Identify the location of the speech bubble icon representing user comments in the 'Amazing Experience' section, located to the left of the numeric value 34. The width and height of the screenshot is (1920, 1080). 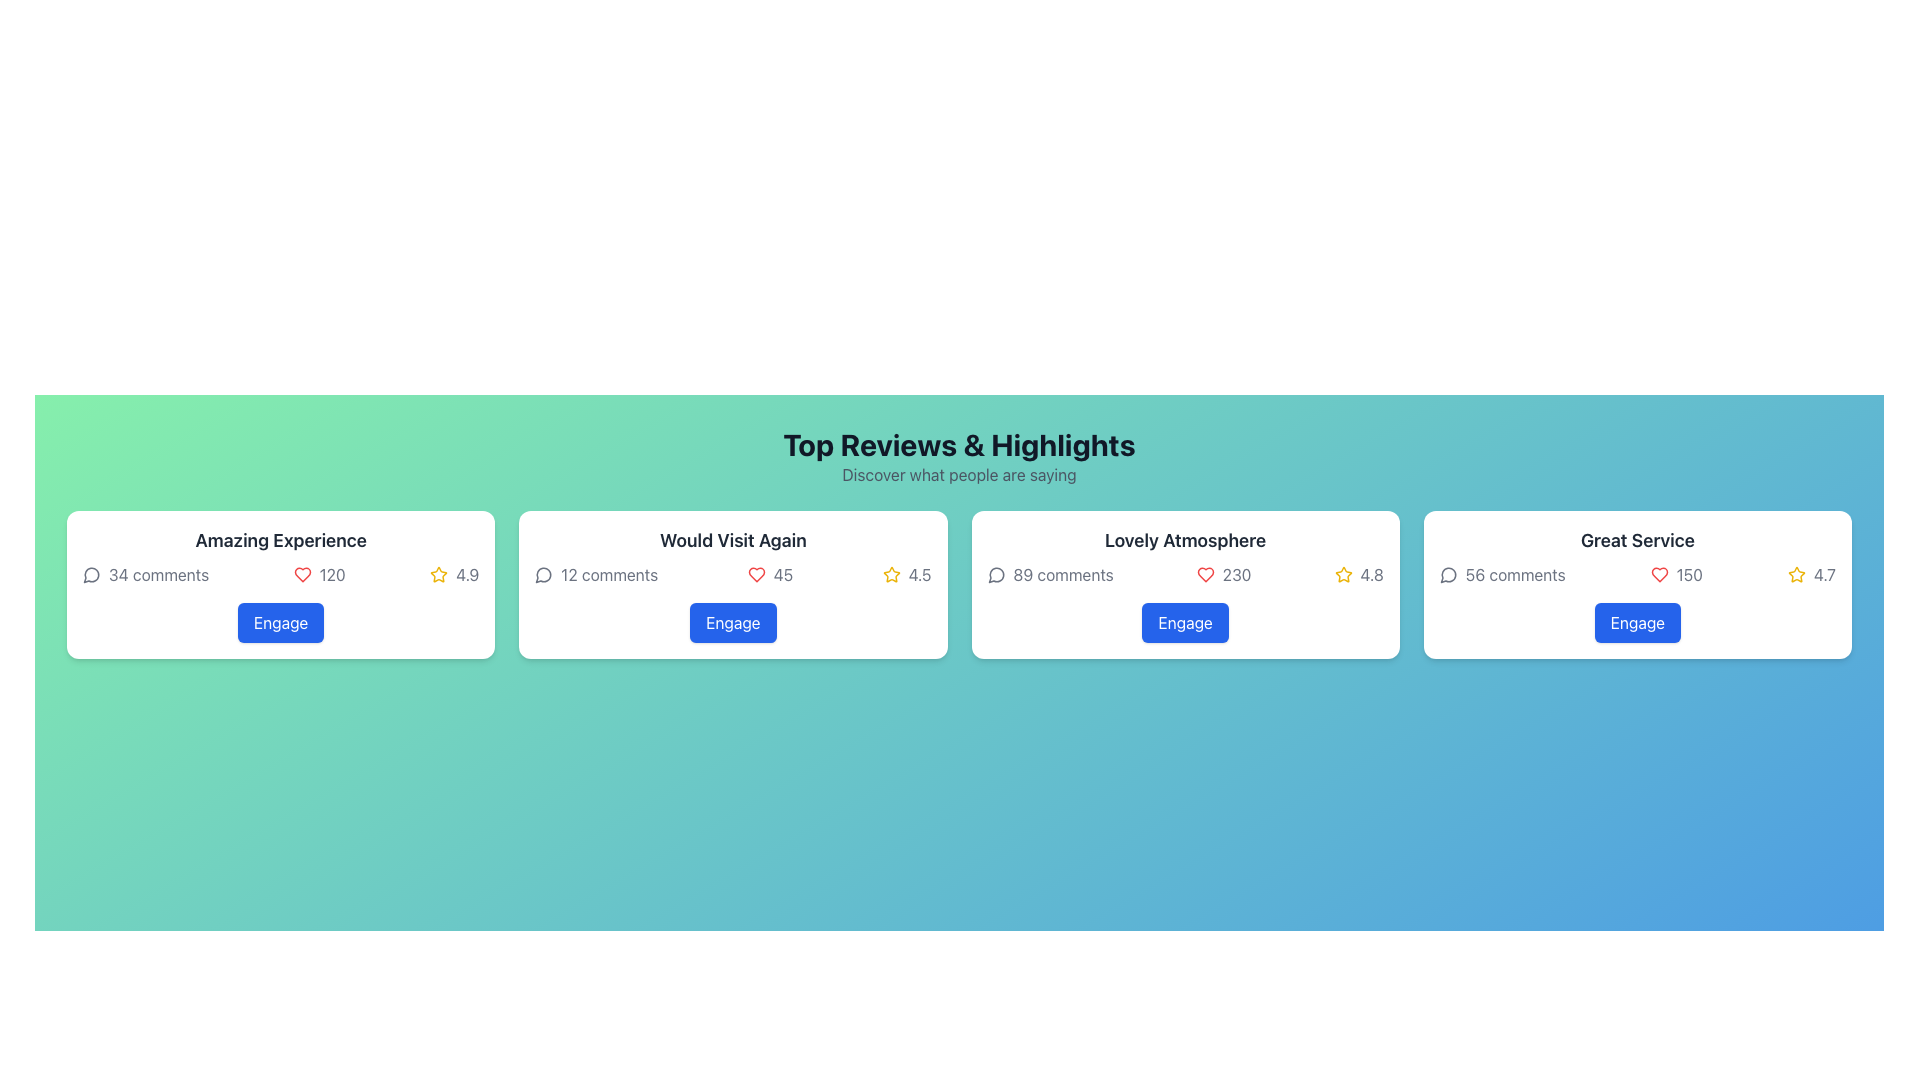
(90, 575).